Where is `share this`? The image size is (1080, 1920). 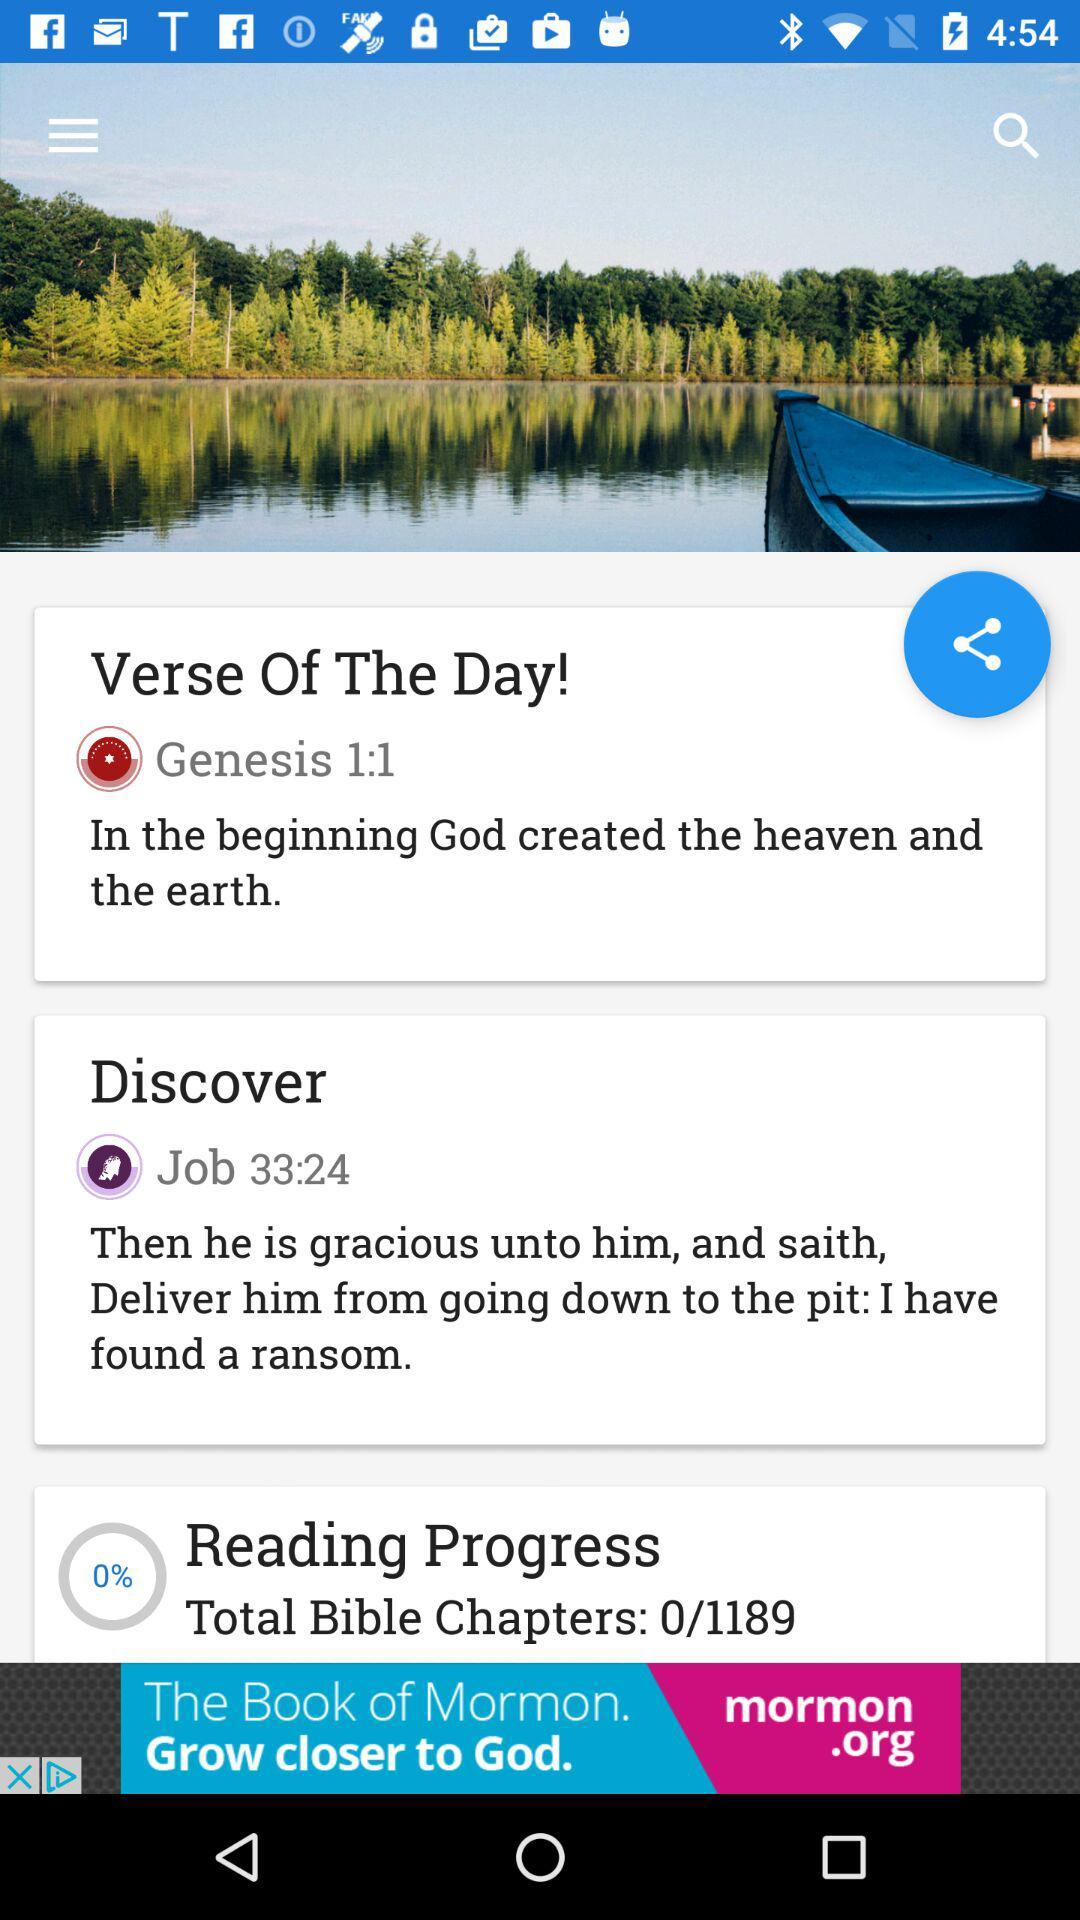
share this is located at coordinates (976, 644).